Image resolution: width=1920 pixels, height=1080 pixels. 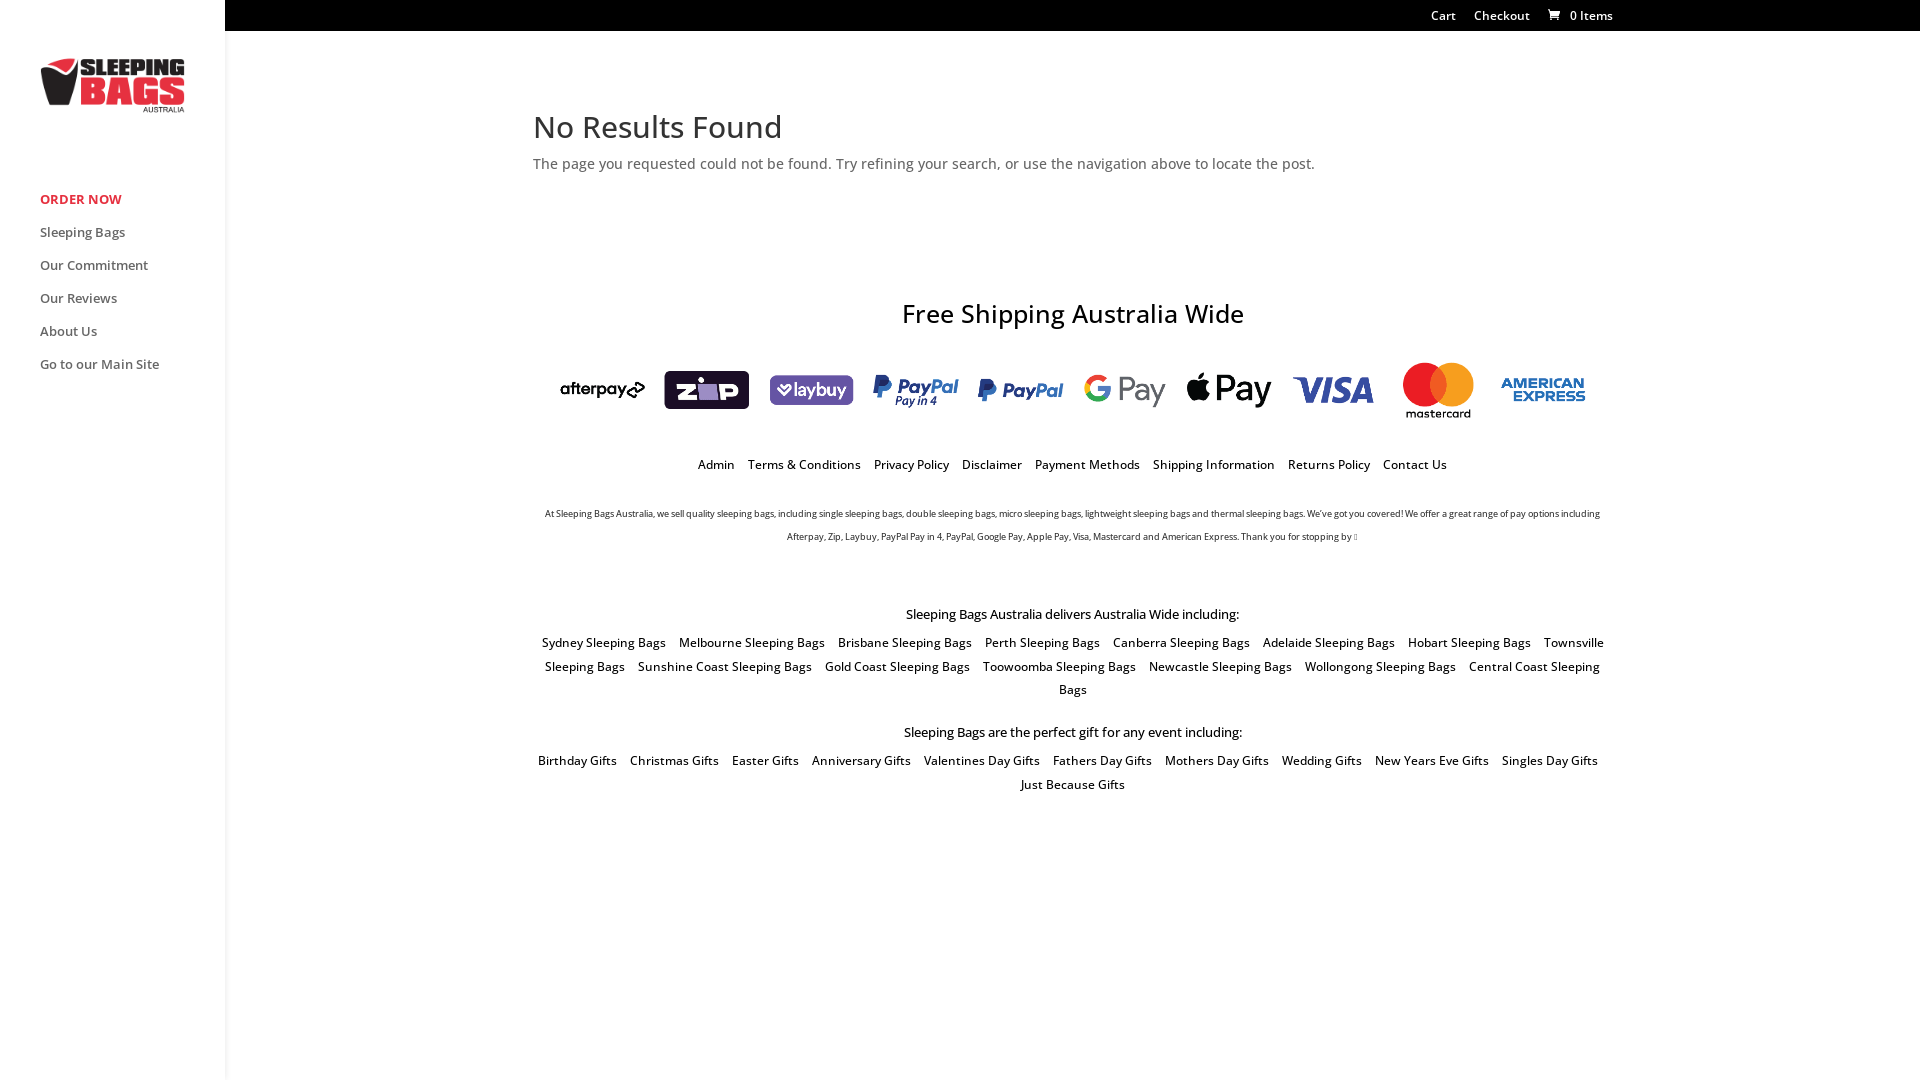 What do you see at coordinates (131, 339) in the screenshot?
I see `'About Us'` at bounding box center [131, 339].